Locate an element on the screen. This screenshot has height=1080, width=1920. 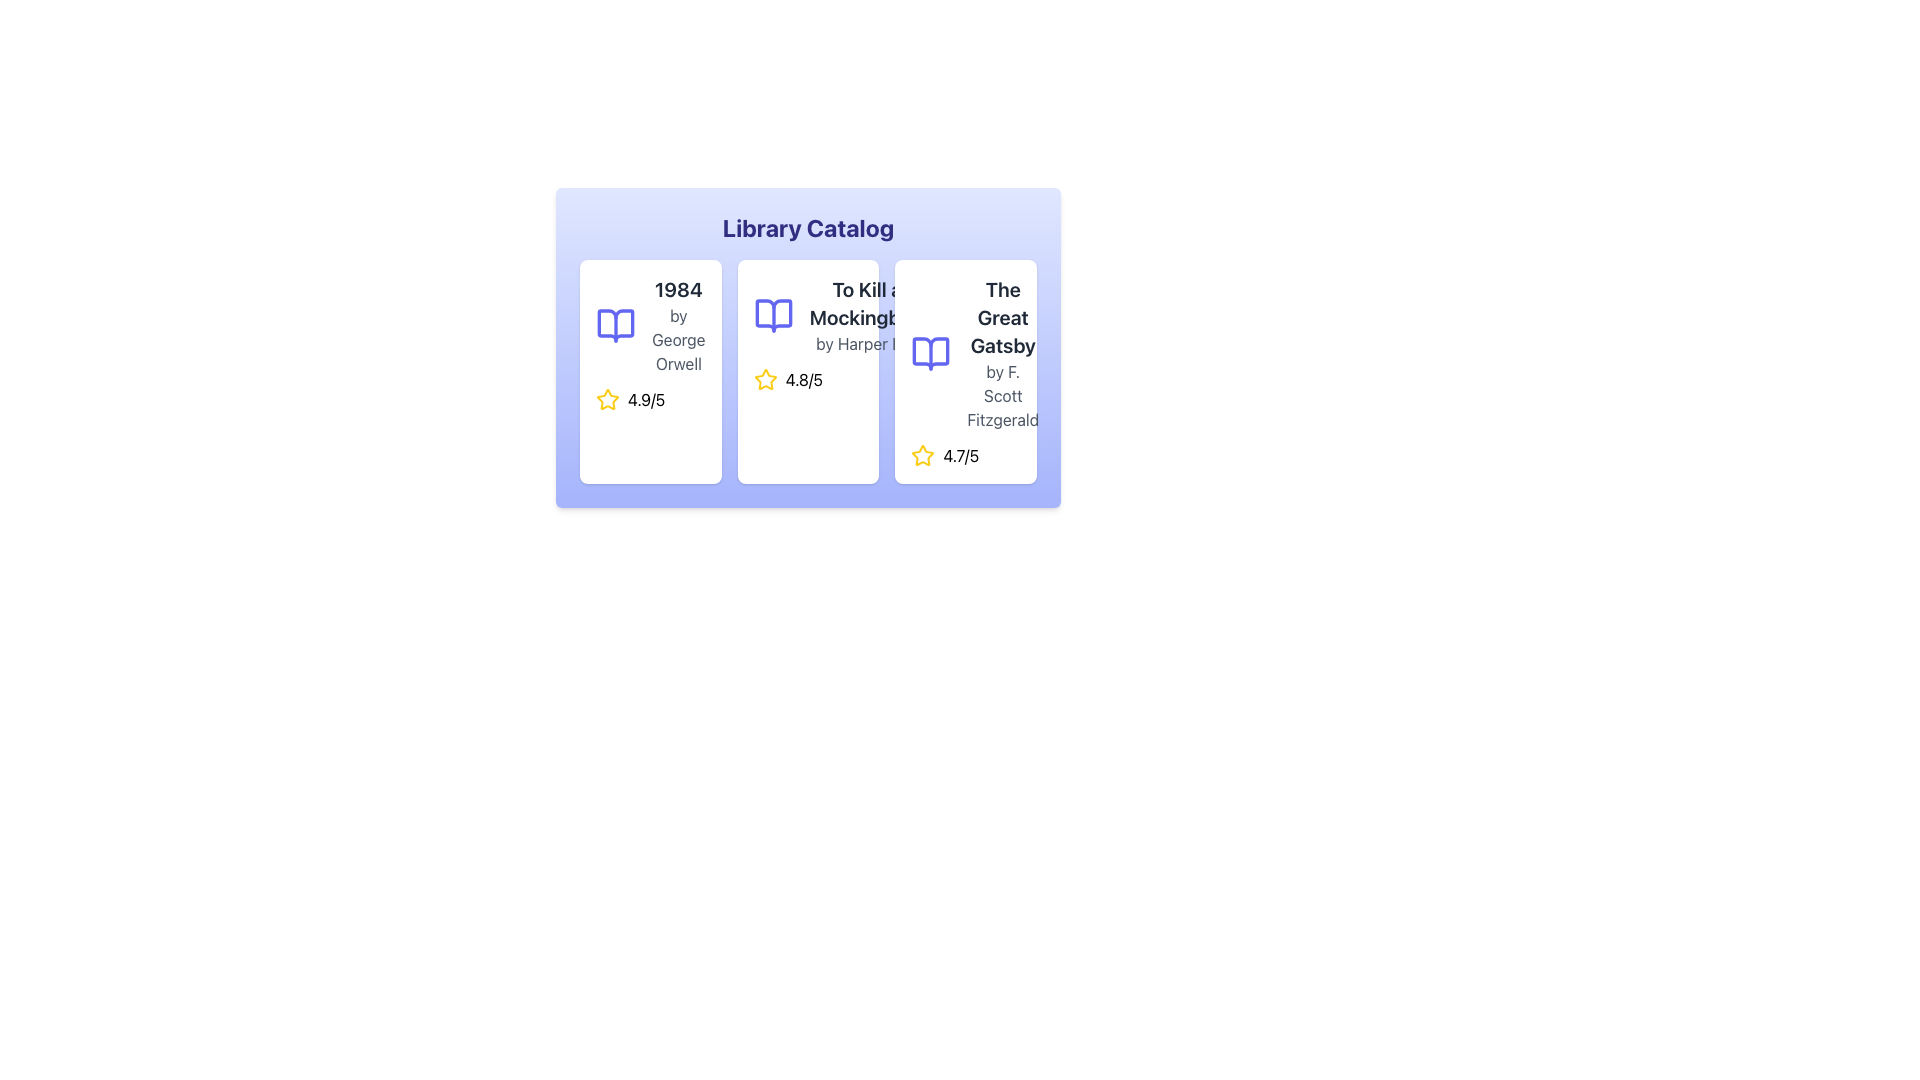
the visual aesthetic of the open book icon with purple outlines located in the second card of the 'Library Catalog', above the book title 'To Kill a Mockingbird by Harper Lee' is located at coordinates (772, 315).